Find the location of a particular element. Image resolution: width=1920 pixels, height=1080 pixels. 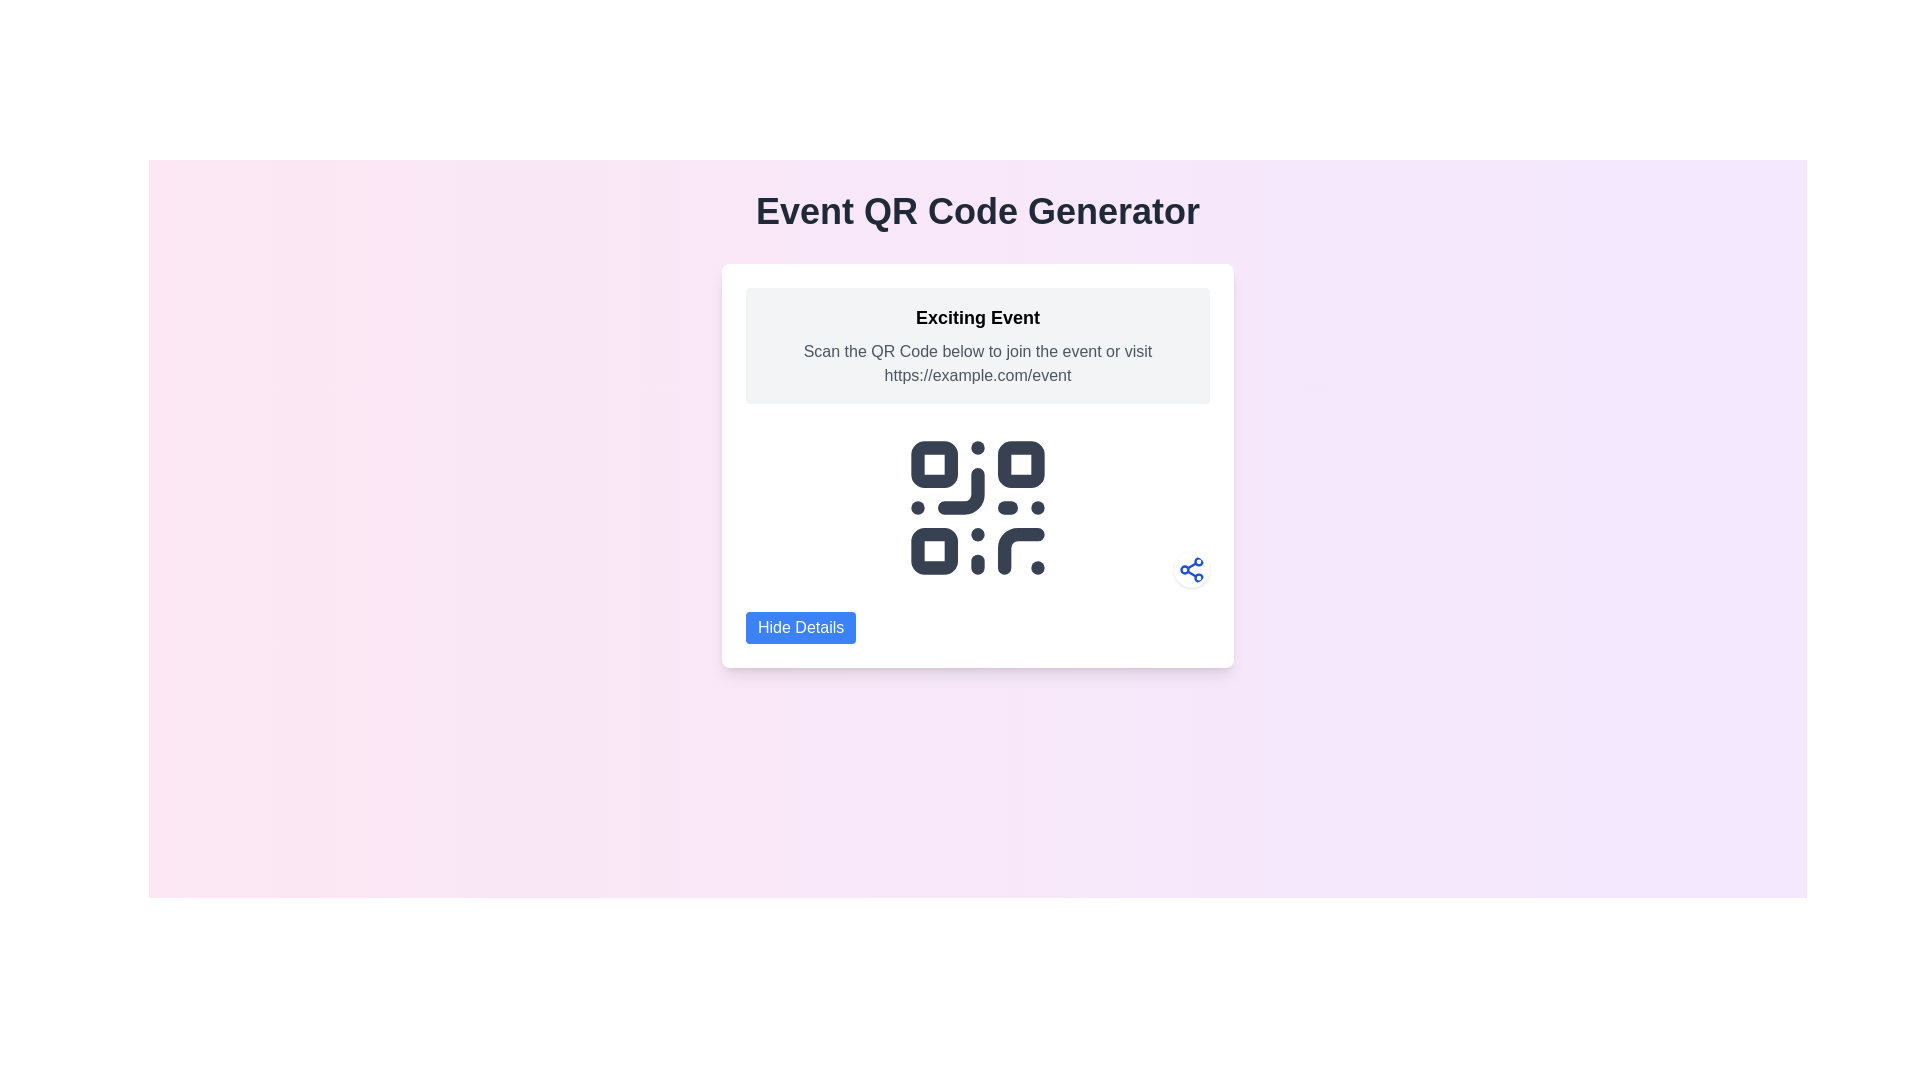

the small circular blue share button located at the bottom right corner of the QR Code card is located at coordinates (1191, 570).